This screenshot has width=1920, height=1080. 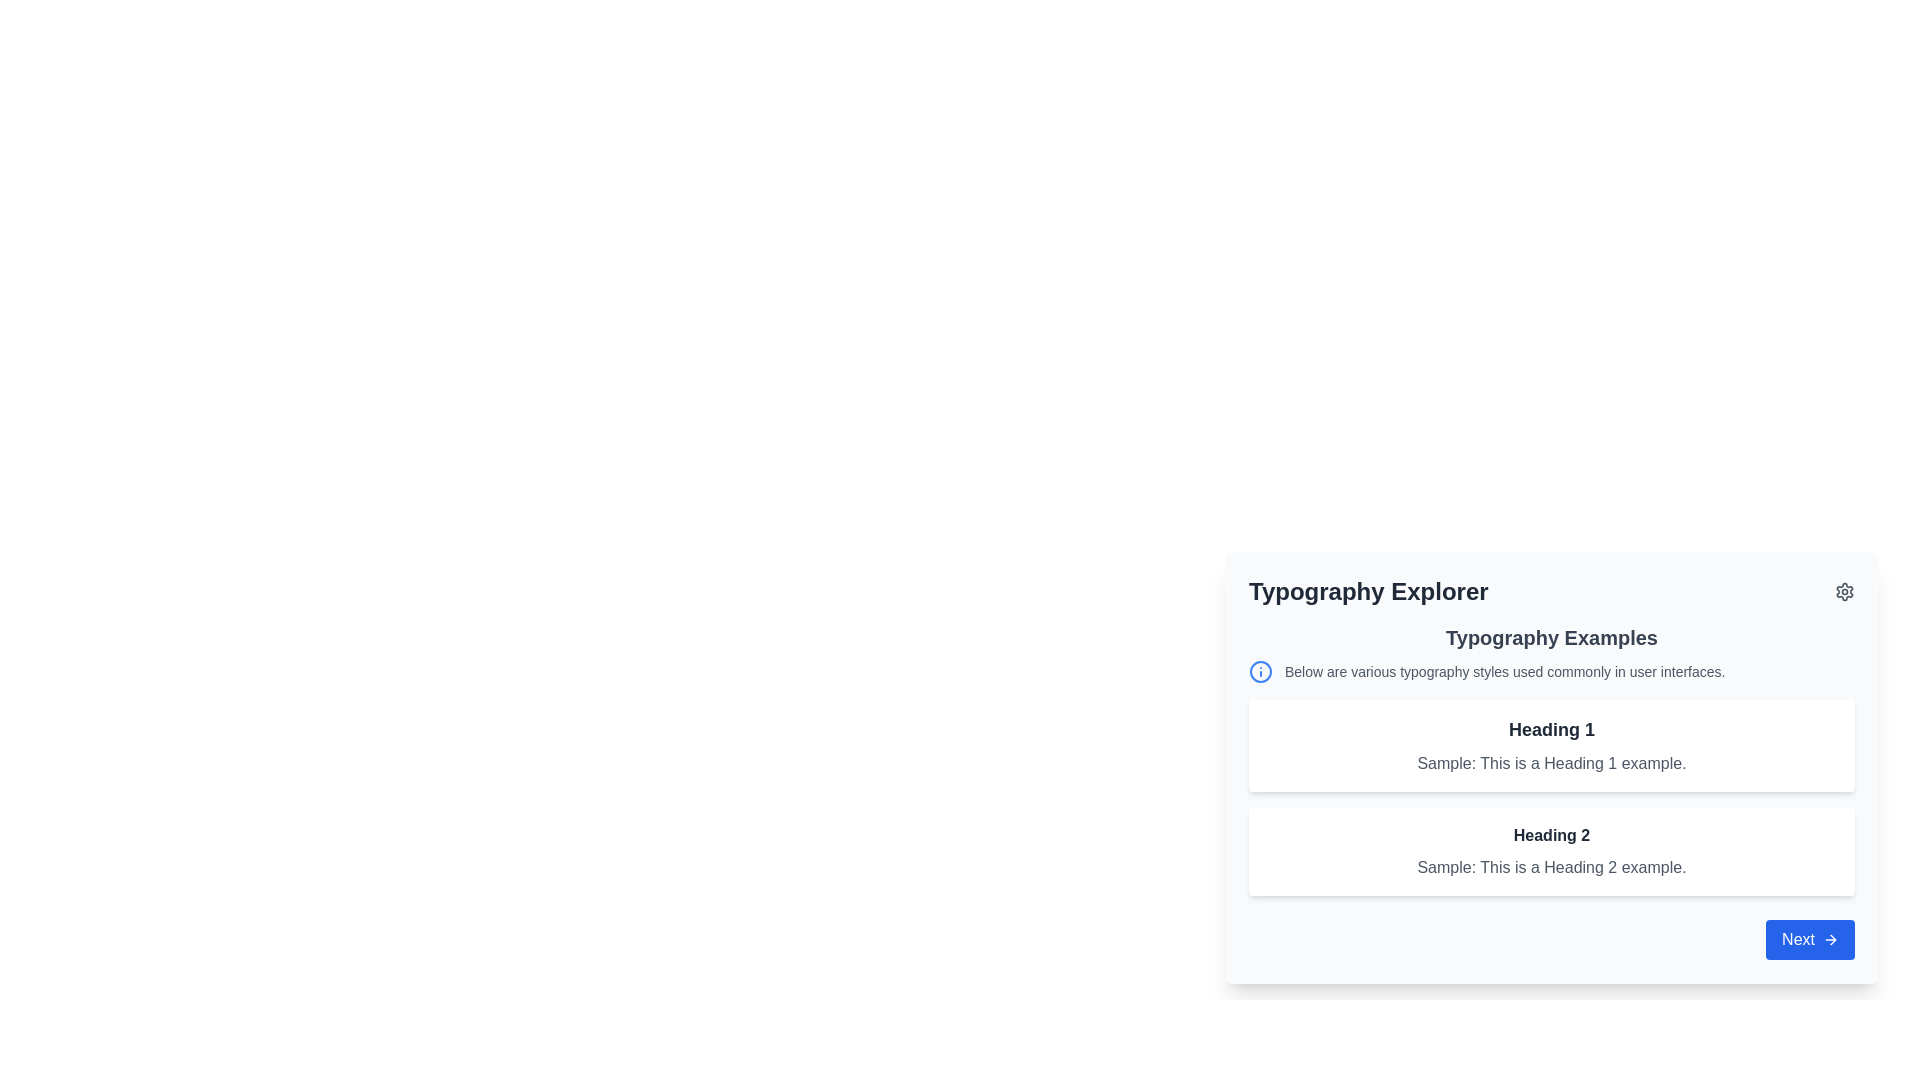 I want to click on the small circular blue outline information icon featuring a lowercase 'i' symbol, located at the leftmost side of the text and icons group describing typography styles, so click(x=1260, y=671).